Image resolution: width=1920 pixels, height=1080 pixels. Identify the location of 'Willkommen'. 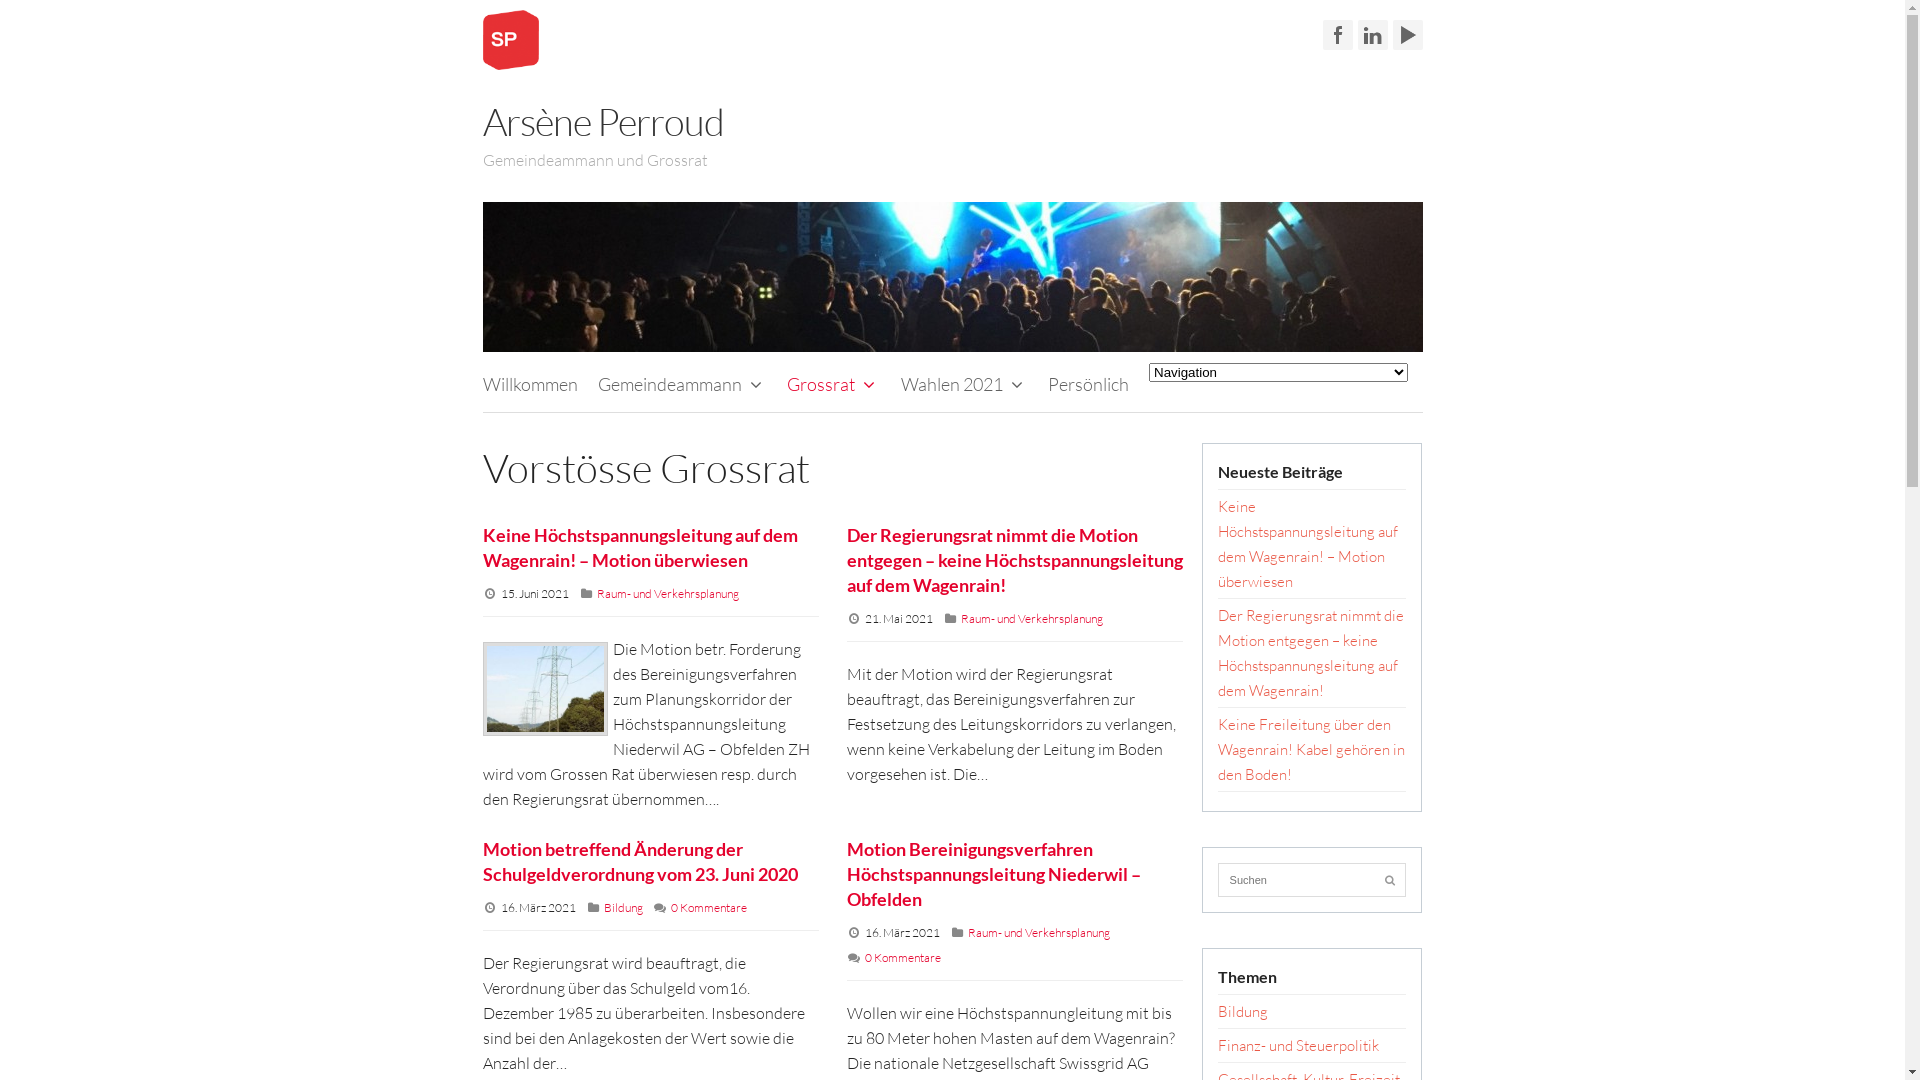
(529, 384).